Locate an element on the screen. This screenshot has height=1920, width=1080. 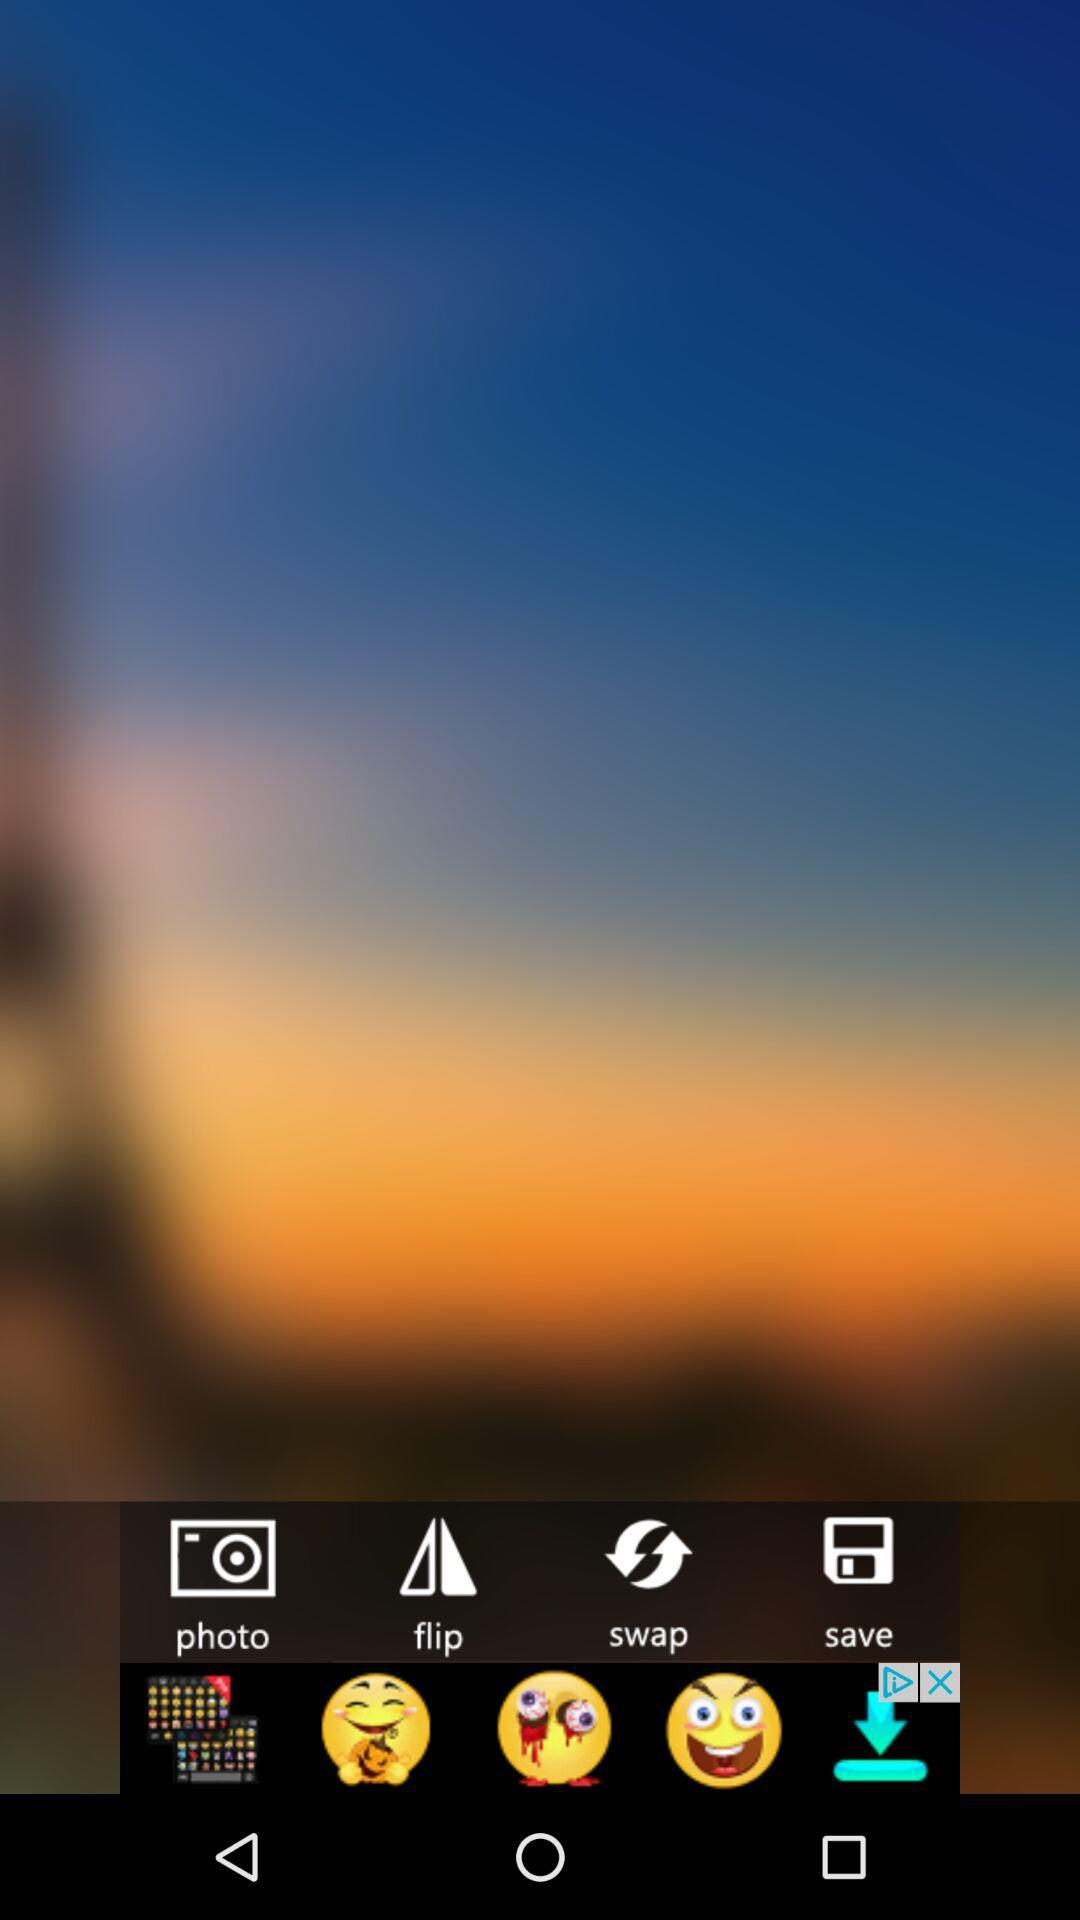
take a photo is located at coordinates (225, 1581).